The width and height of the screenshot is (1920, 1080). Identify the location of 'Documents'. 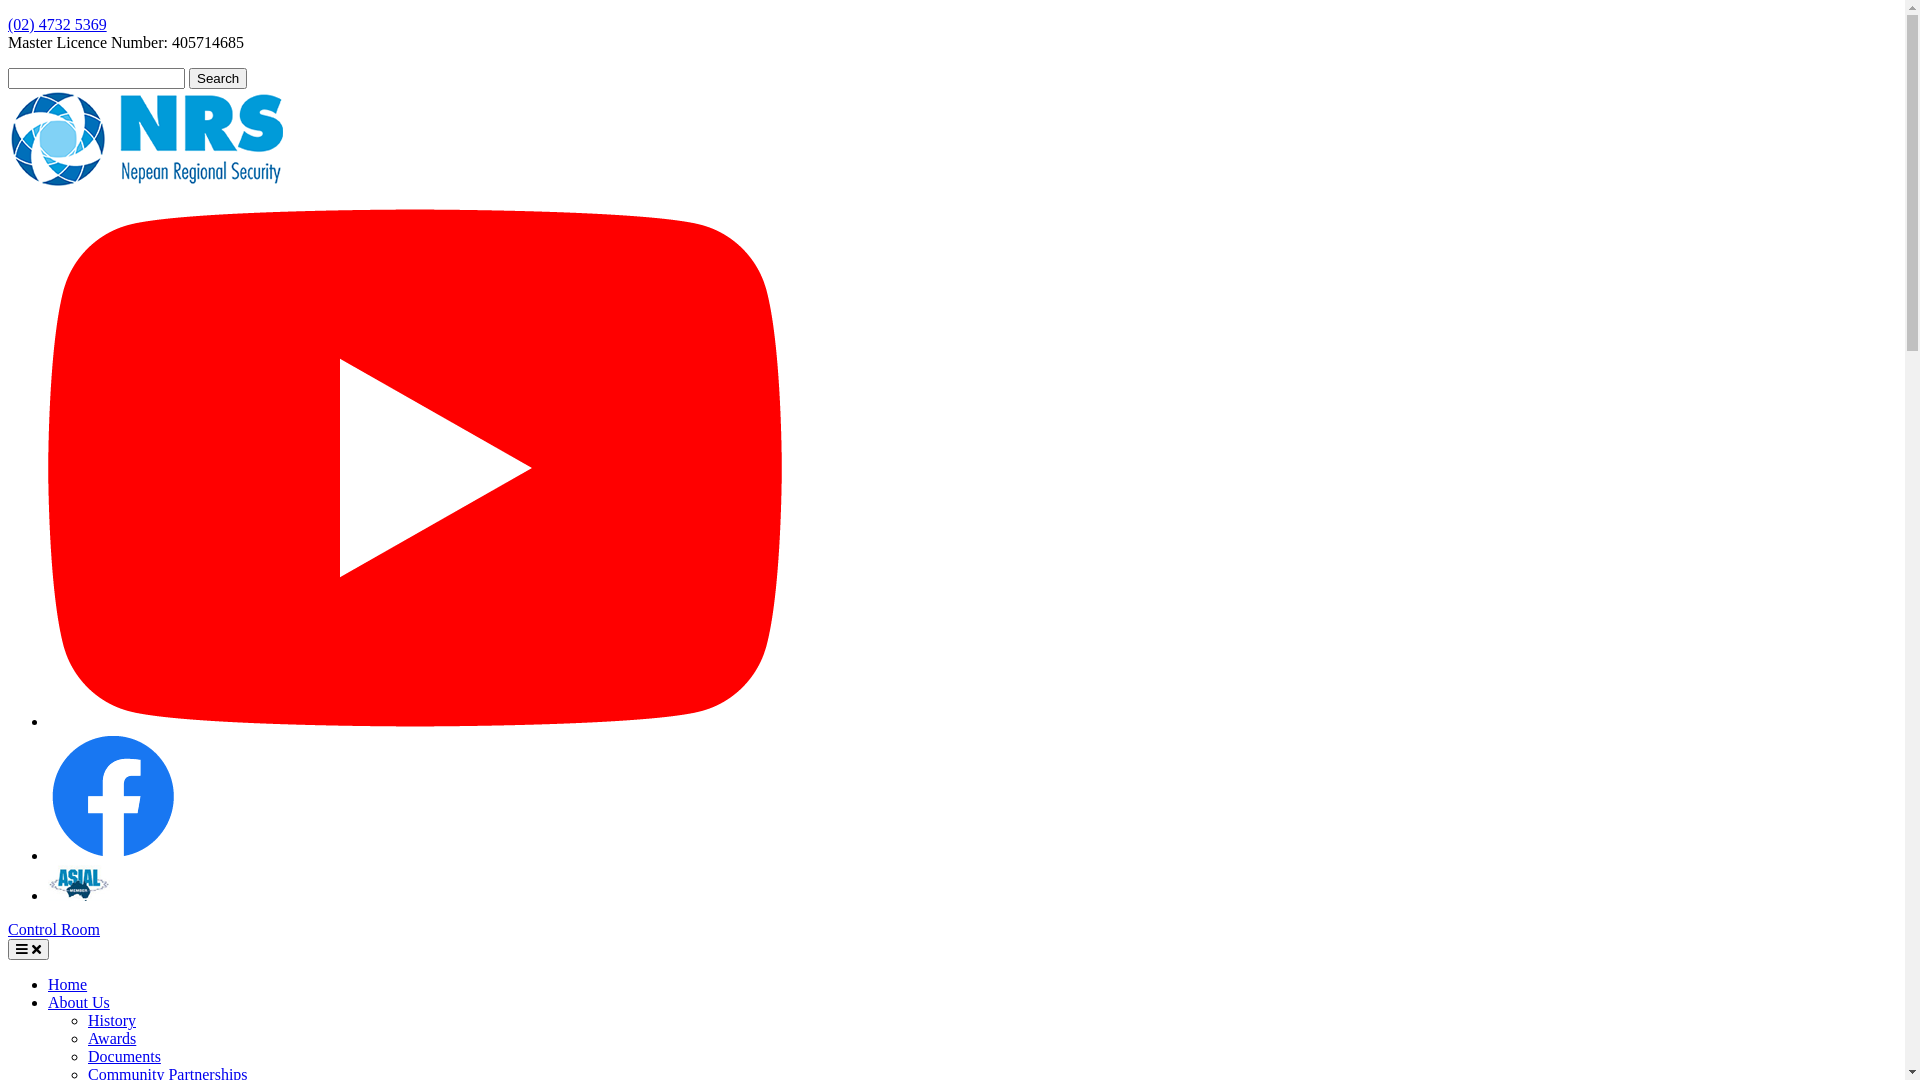
(123, 1055).